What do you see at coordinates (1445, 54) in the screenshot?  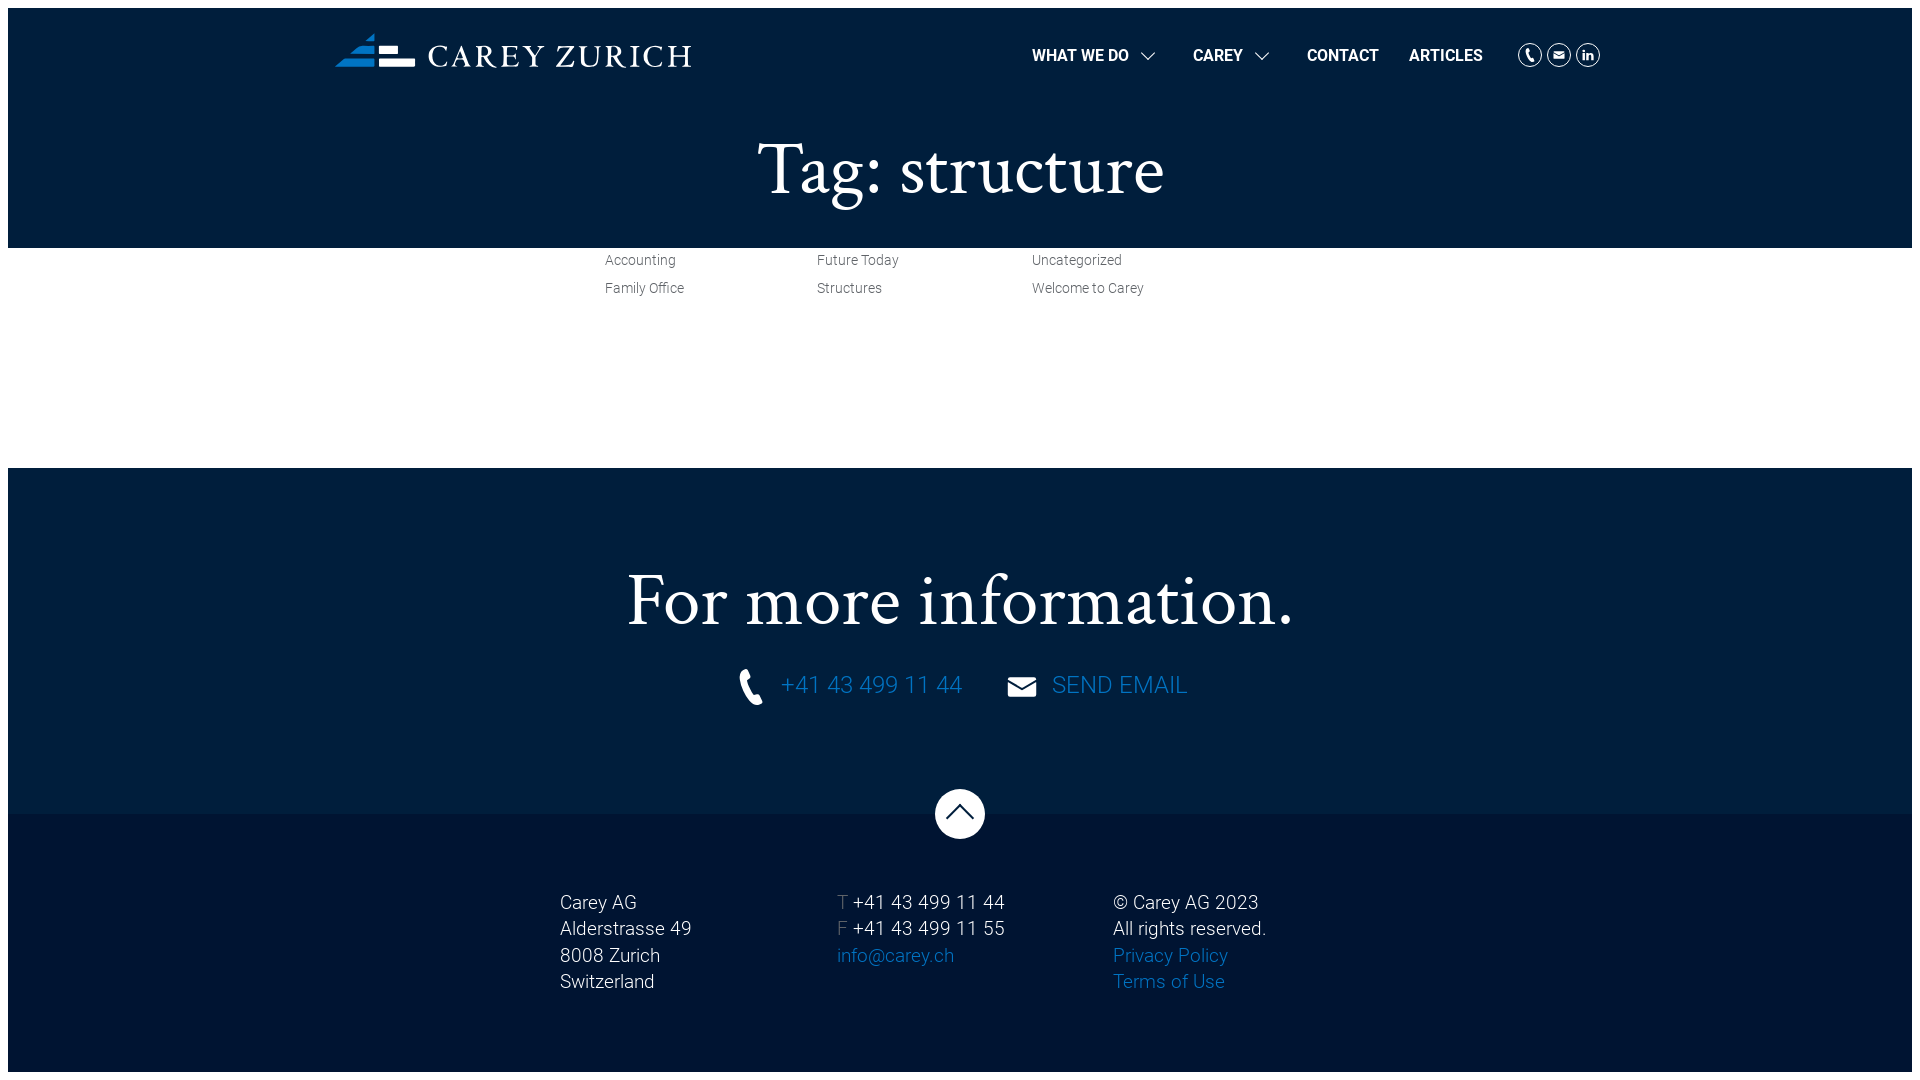 I see `'ARTICLES'` at bounding box center [1445, 54].